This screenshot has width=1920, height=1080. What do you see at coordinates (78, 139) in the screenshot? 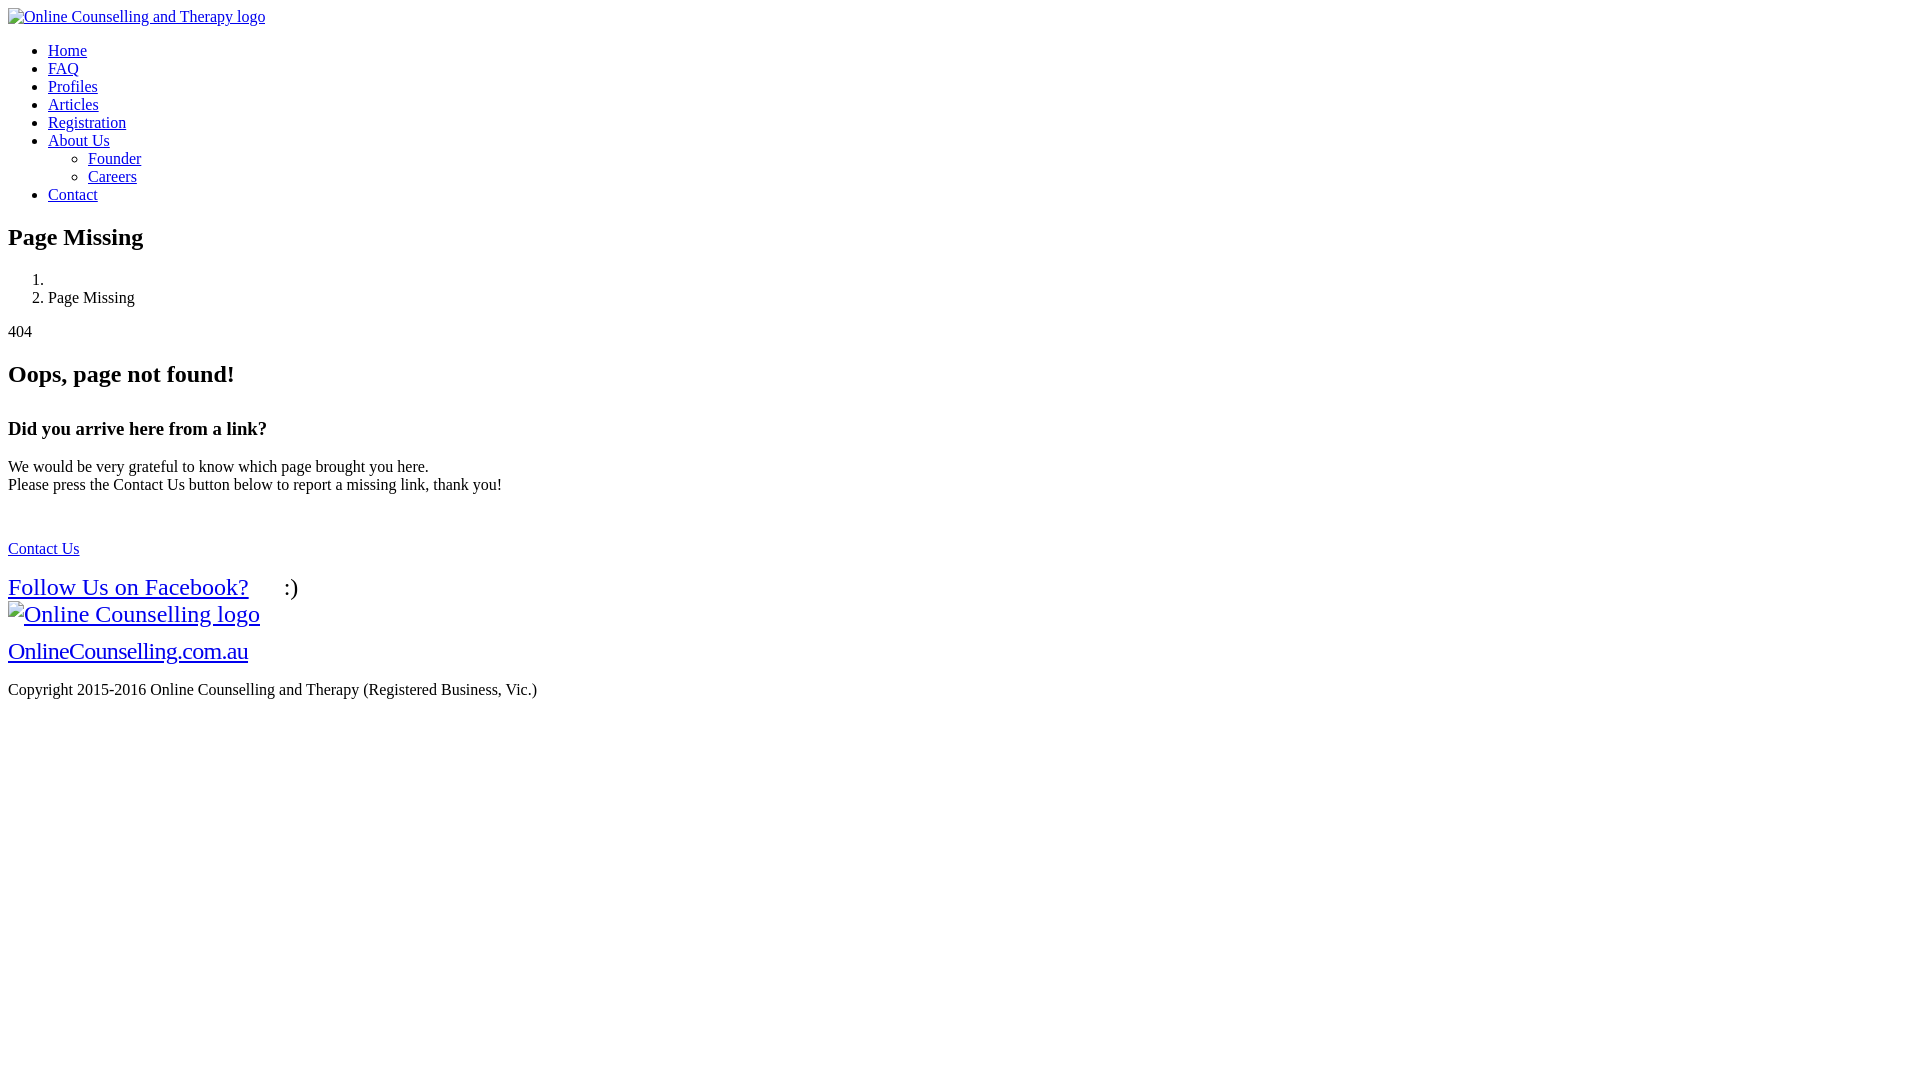
I see `'About Us'` at bounding box center [78, 139].